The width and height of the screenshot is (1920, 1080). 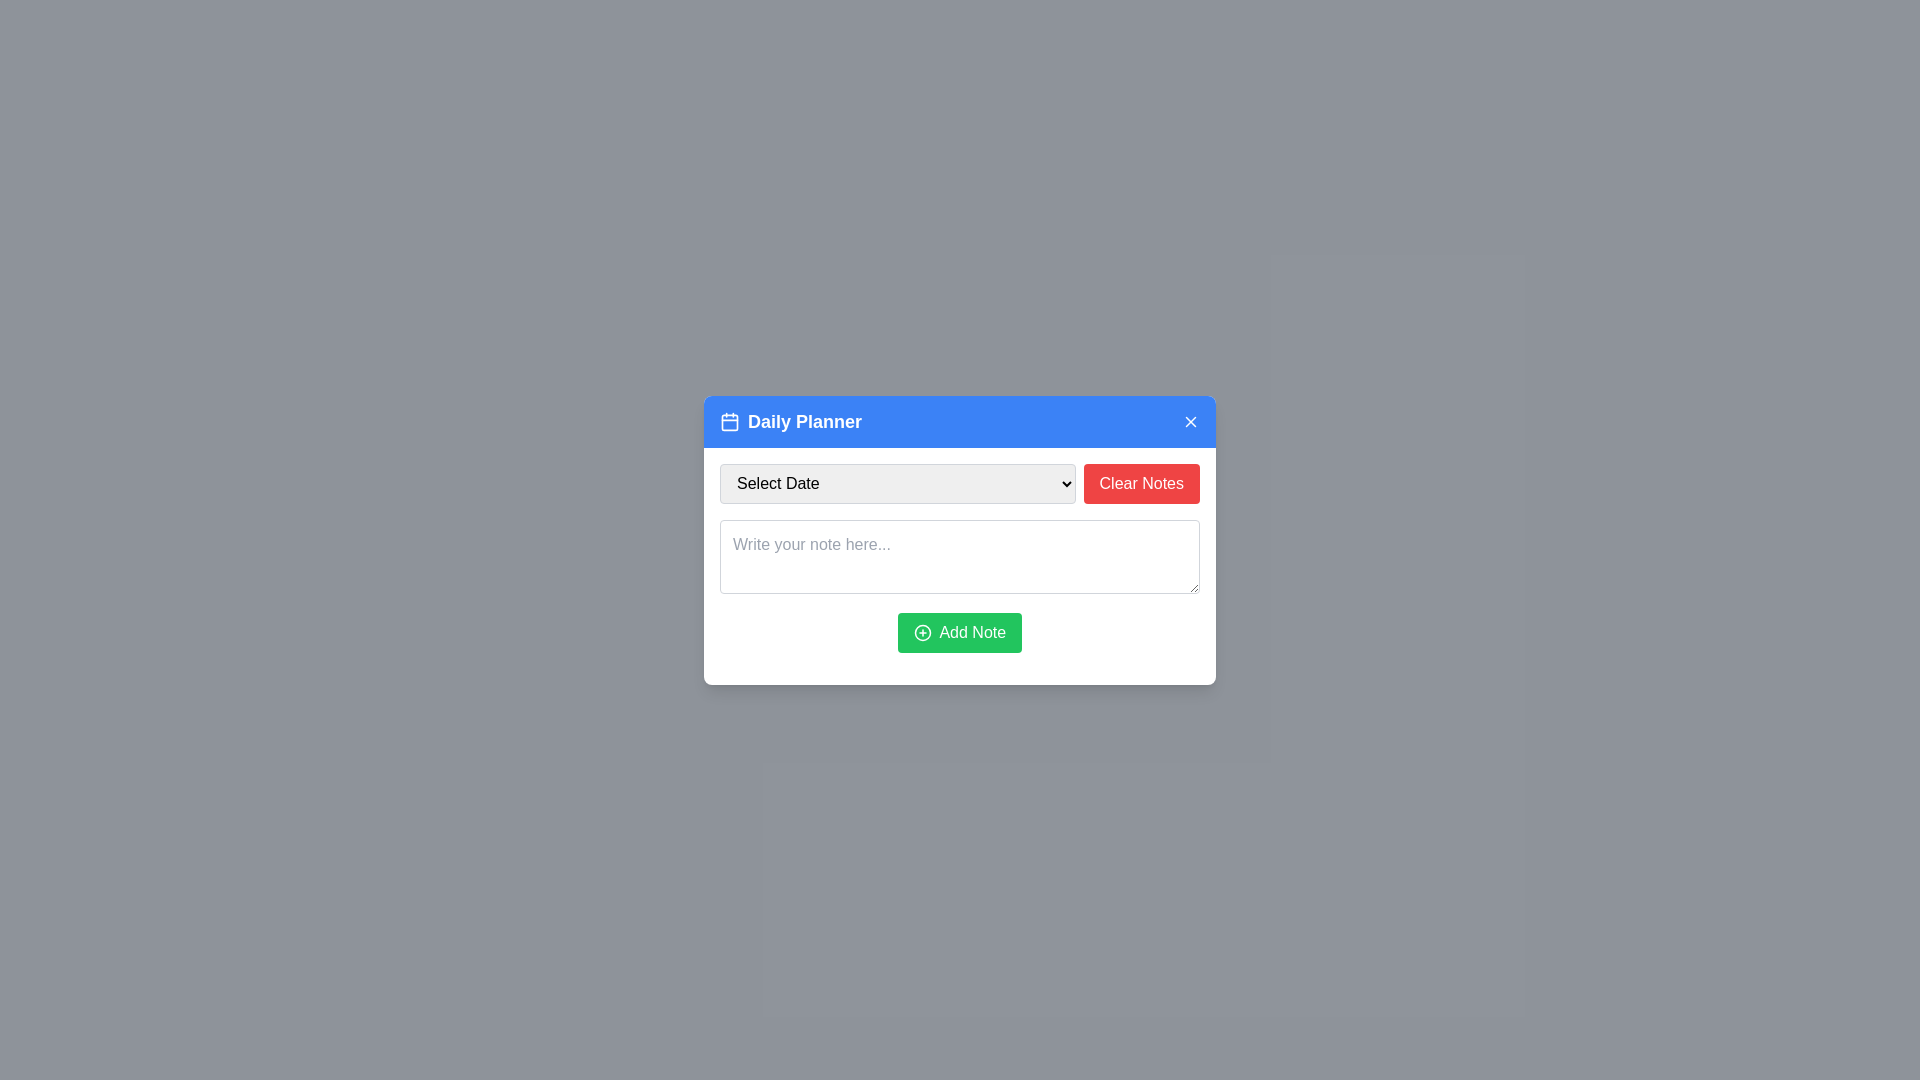 I want to click on the decorative vector graphic within the calendar icon located at the top-left corner of the modal header, next to the text 'Daily Planner', so click(x=728, y=420).